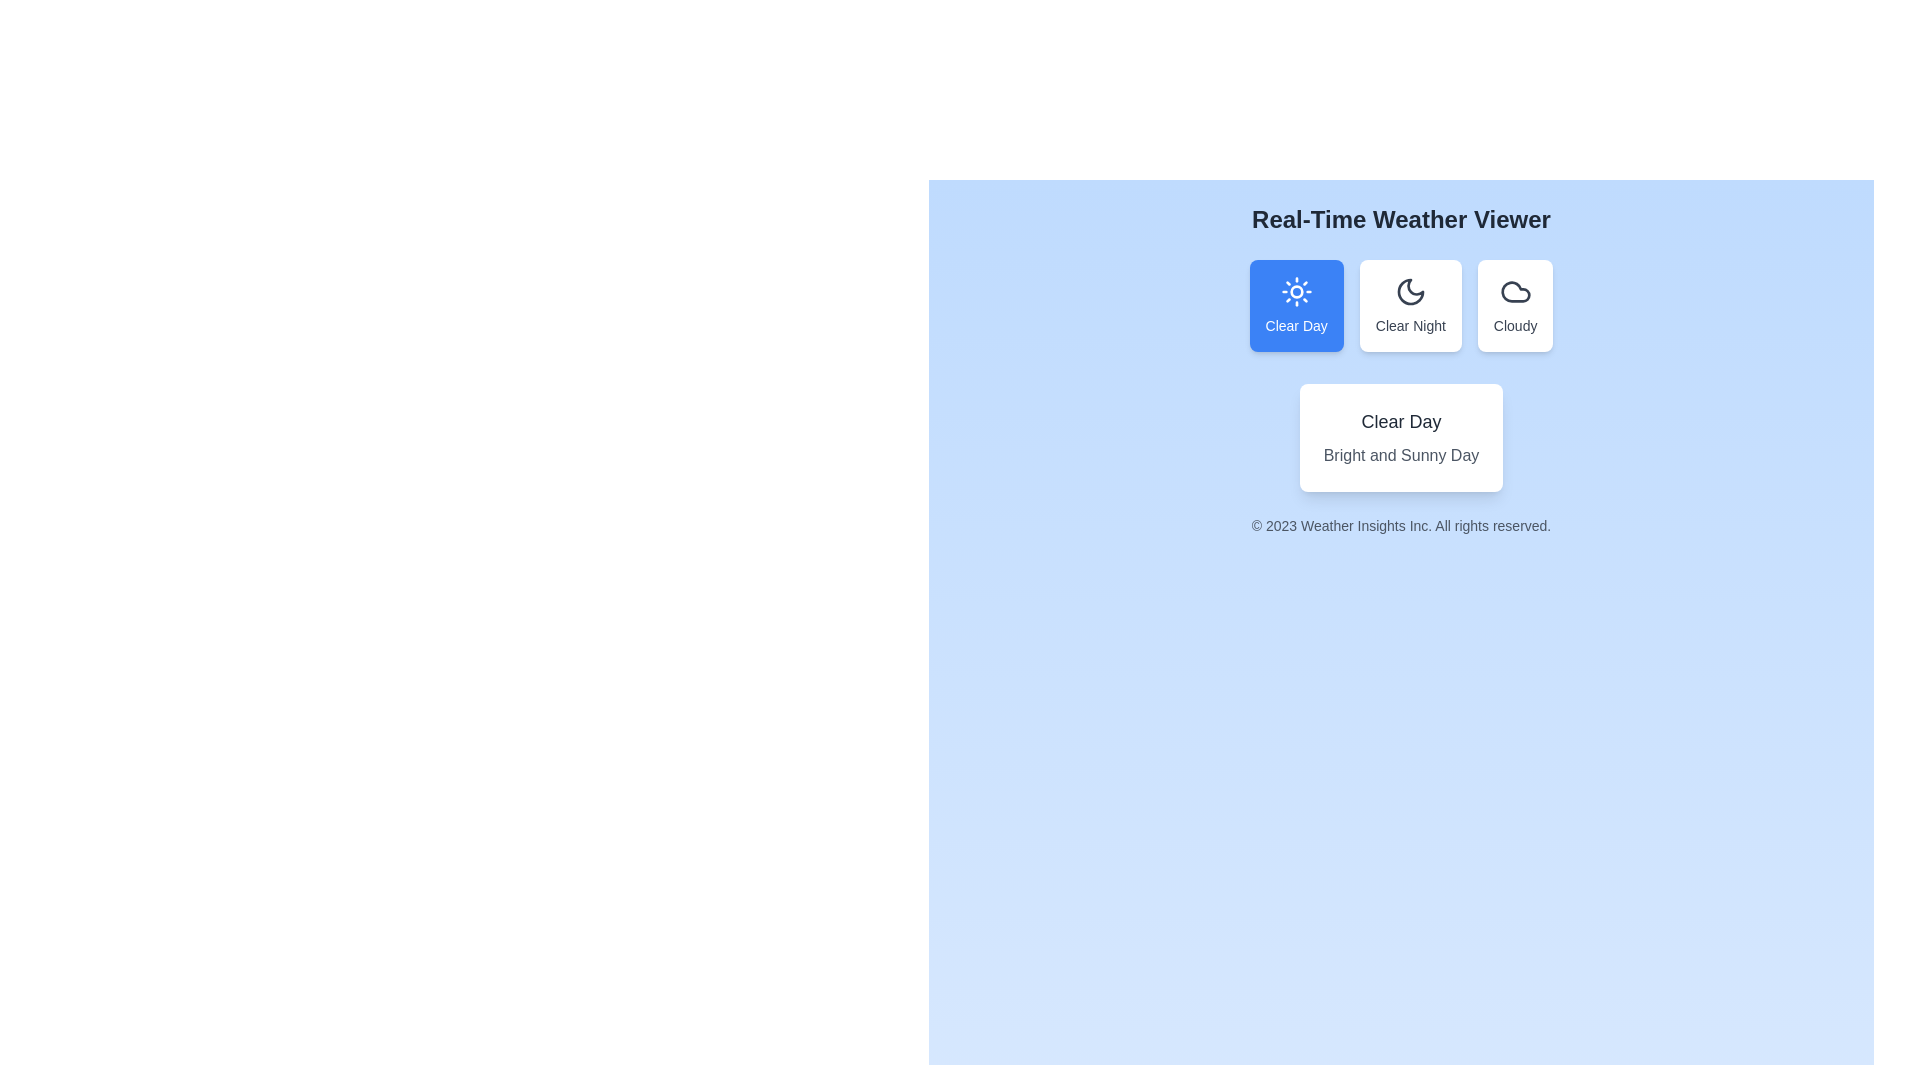  What do you see at coordinates (1515, 292) in the screenshot?
I see `the cloud icon, which is the last button in the horizontal row of three weather options in the weather selection interface` at bounding box center [1515, 292].